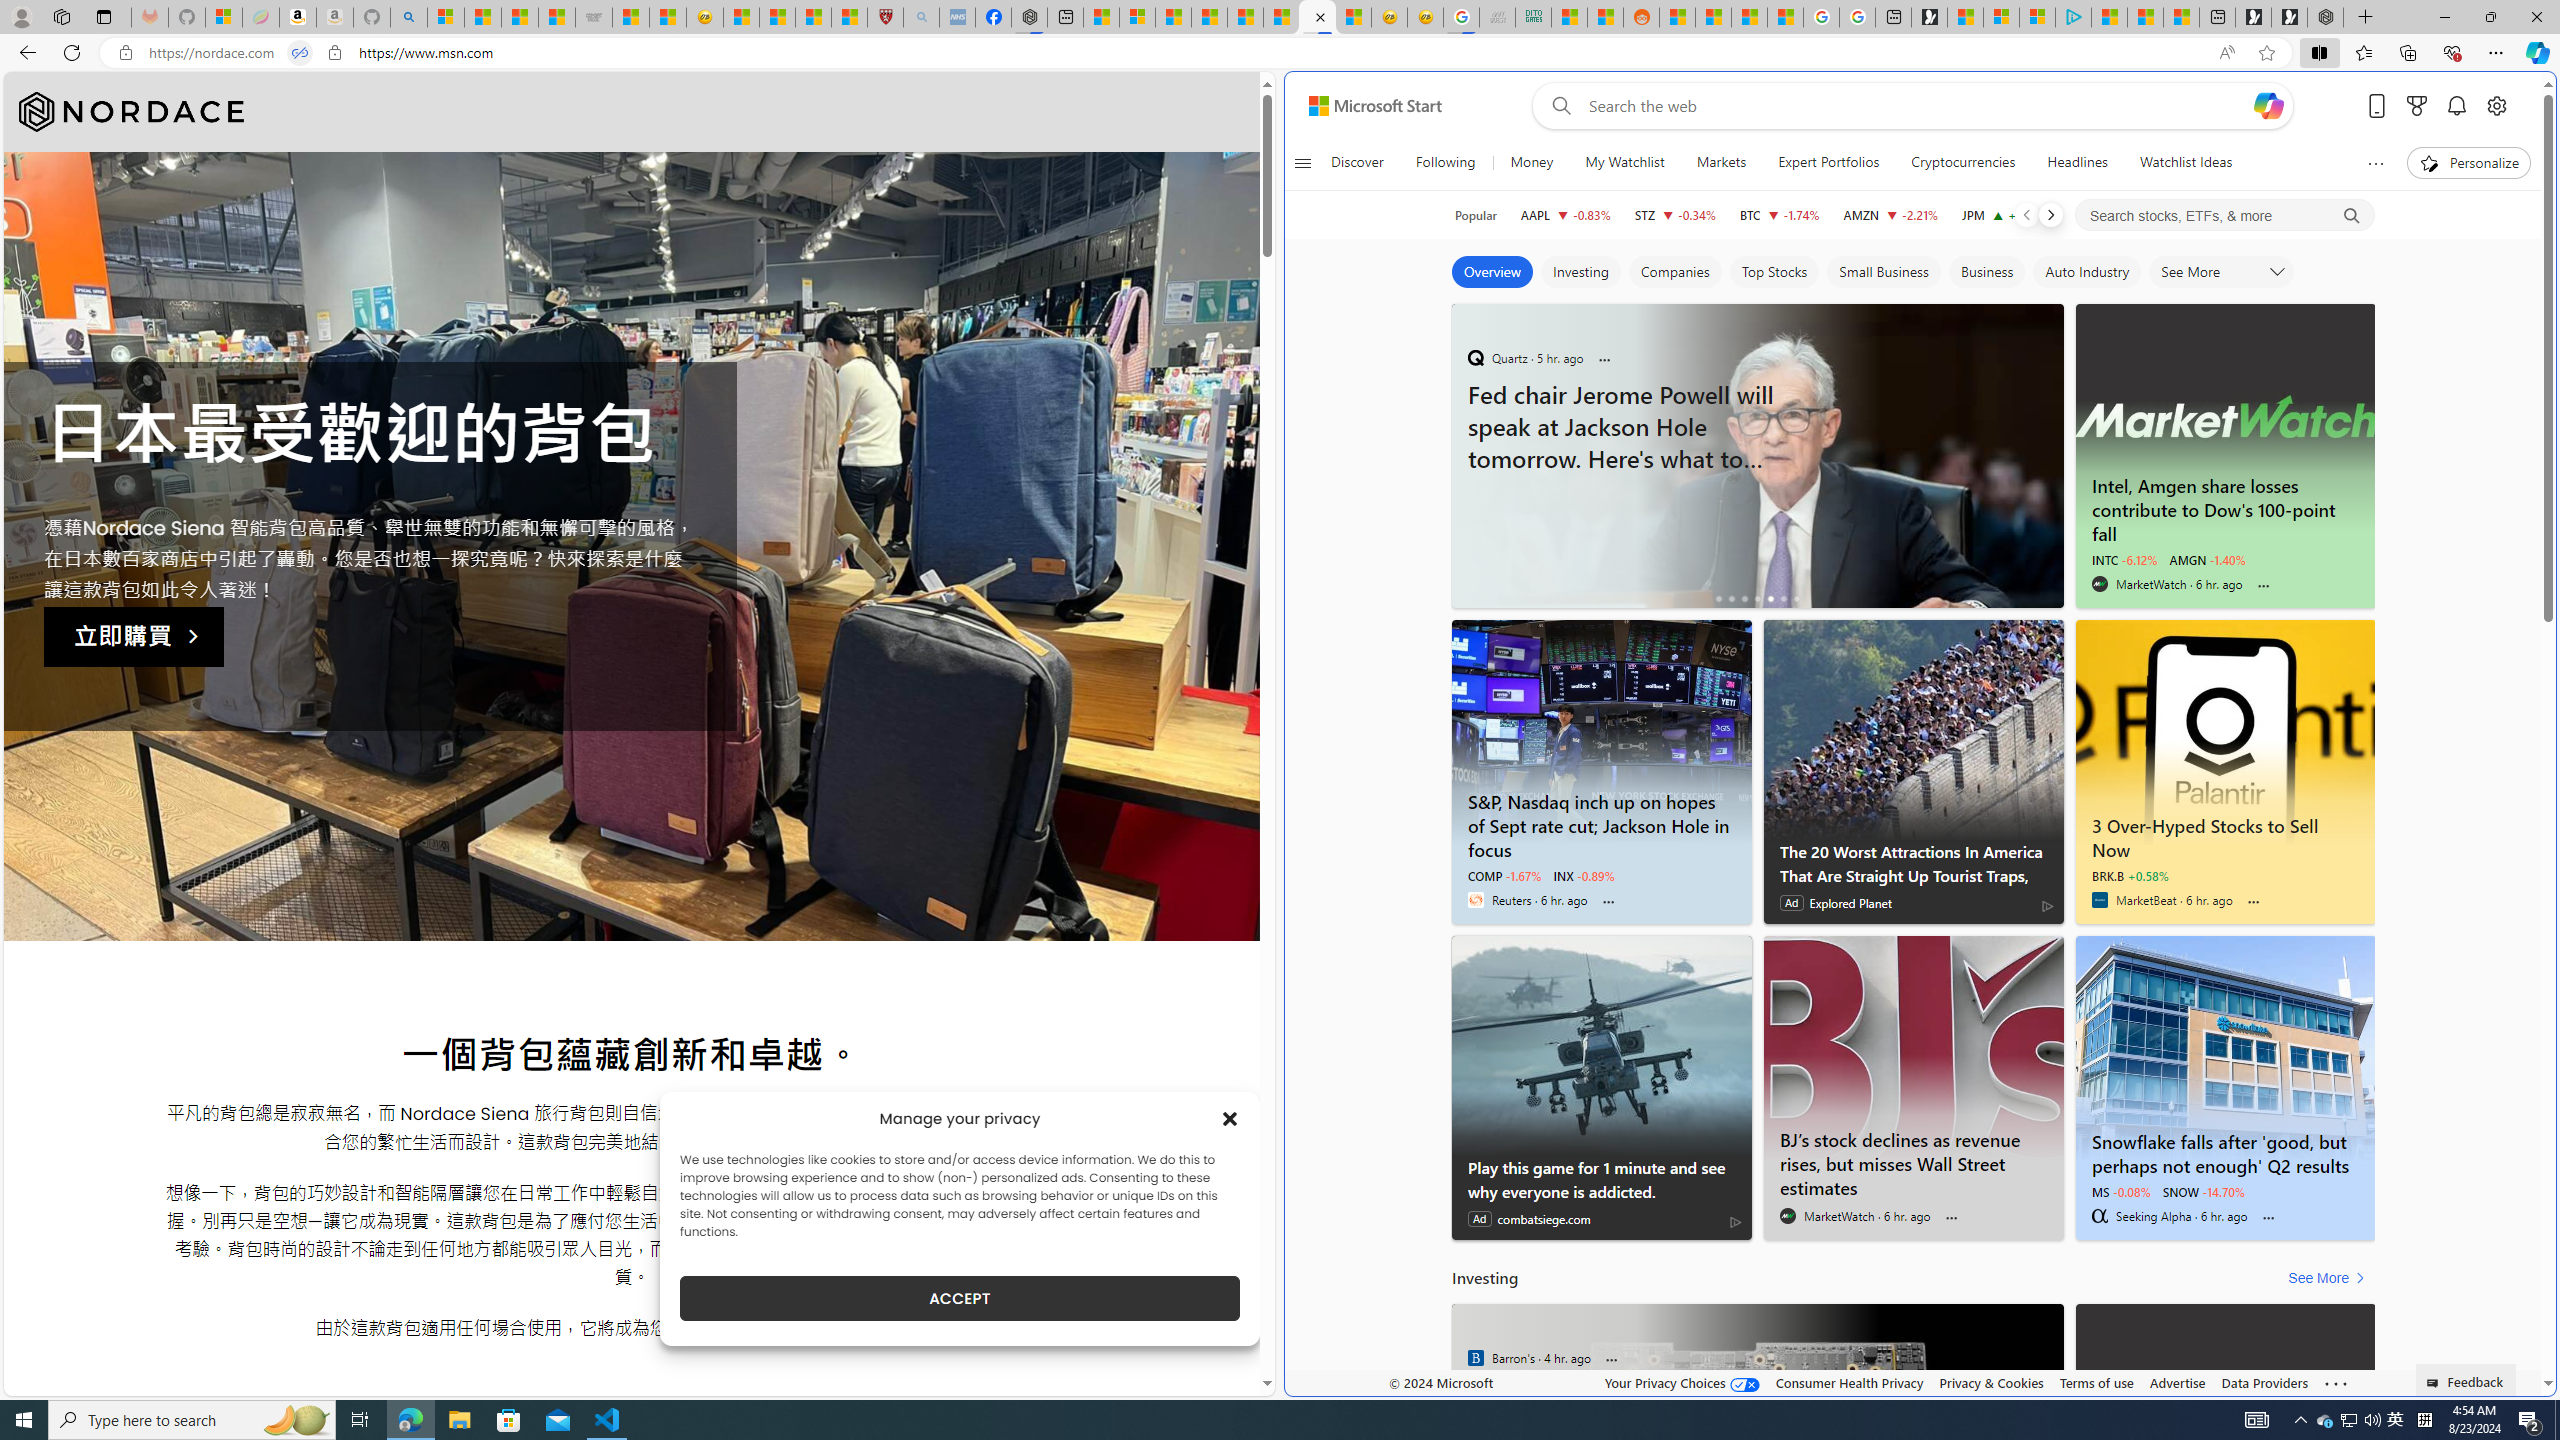 The width and height of the screenshot is (2560, 1440). What do you see at coordinates (2265, 1382) in the screenshot?
I see `'Data Providers'` at bounding box center [2265, 1382].